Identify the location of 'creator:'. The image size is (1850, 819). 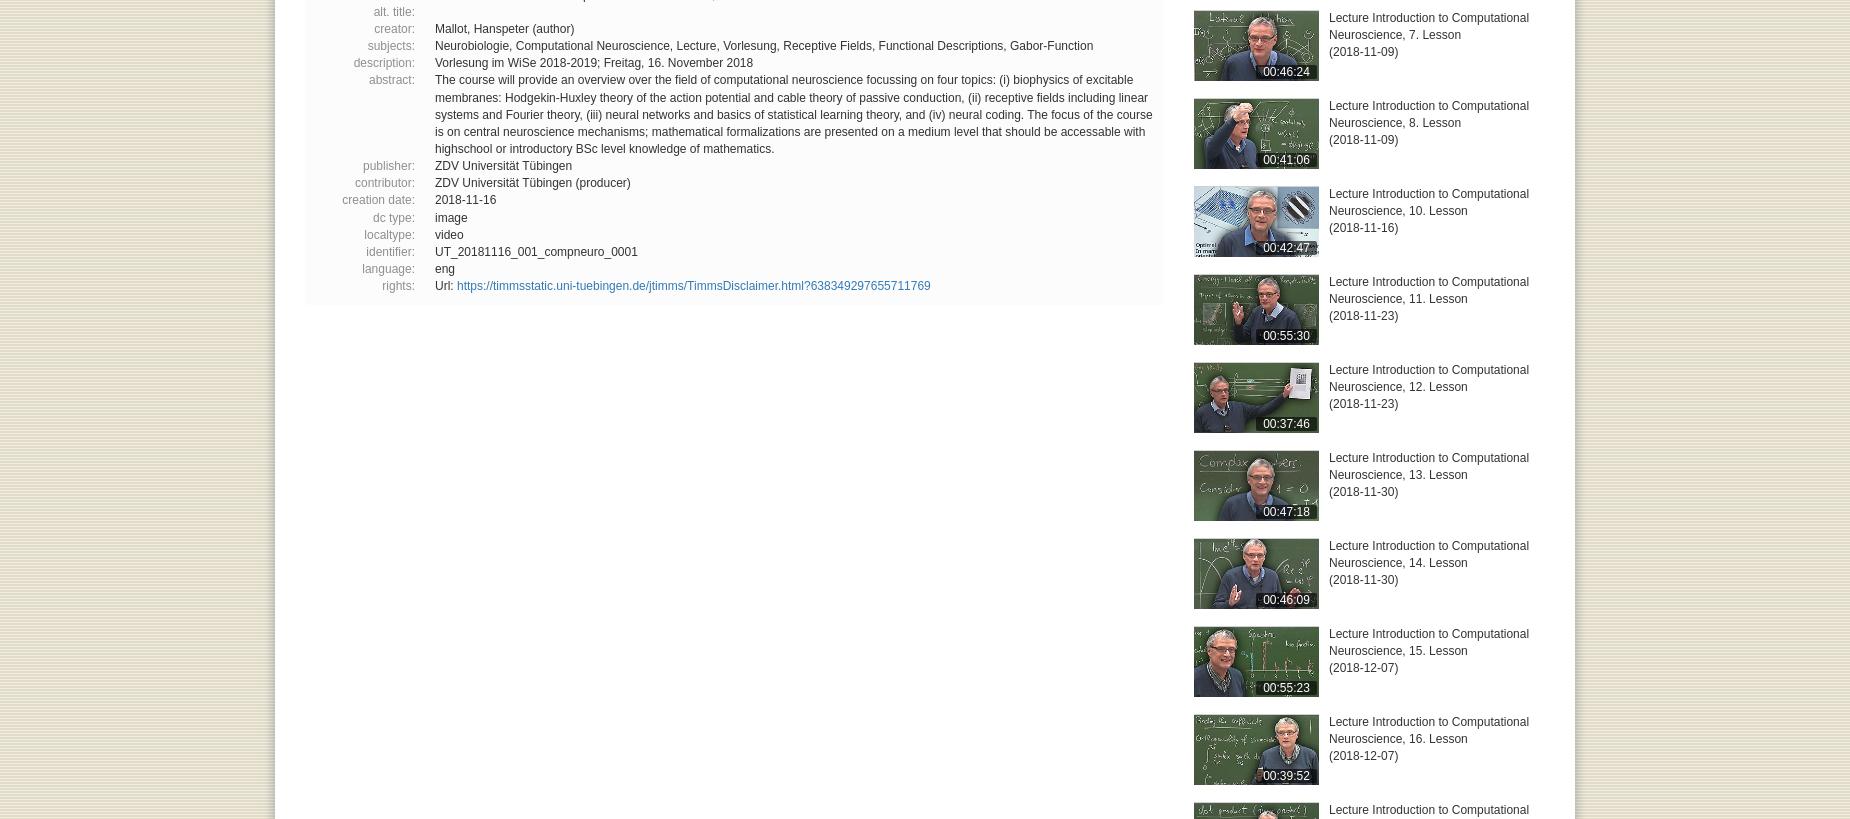
(393, 27).